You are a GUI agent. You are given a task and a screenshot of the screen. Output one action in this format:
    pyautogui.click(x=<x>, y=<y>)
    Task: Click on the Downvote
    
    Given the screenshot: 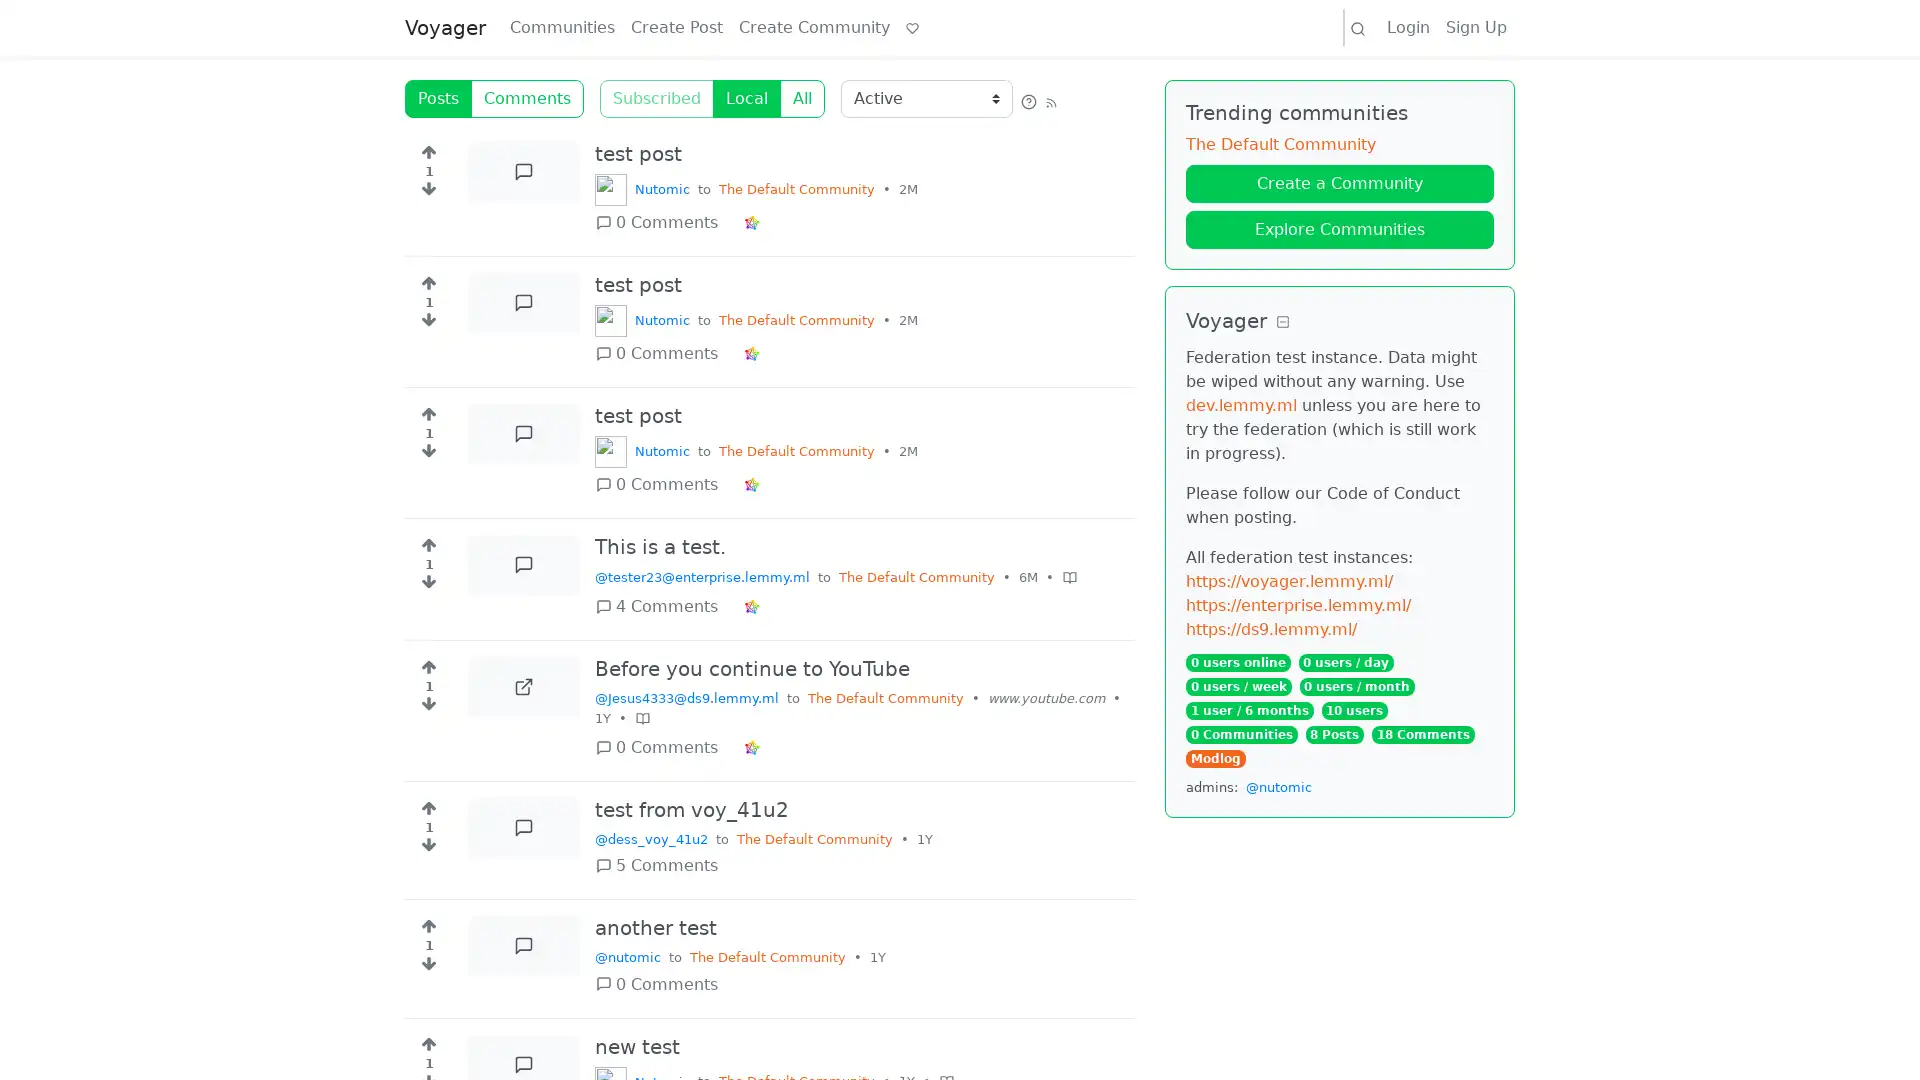 What is the action you would take?
    pyautogui.click(x=427, y=967)
    